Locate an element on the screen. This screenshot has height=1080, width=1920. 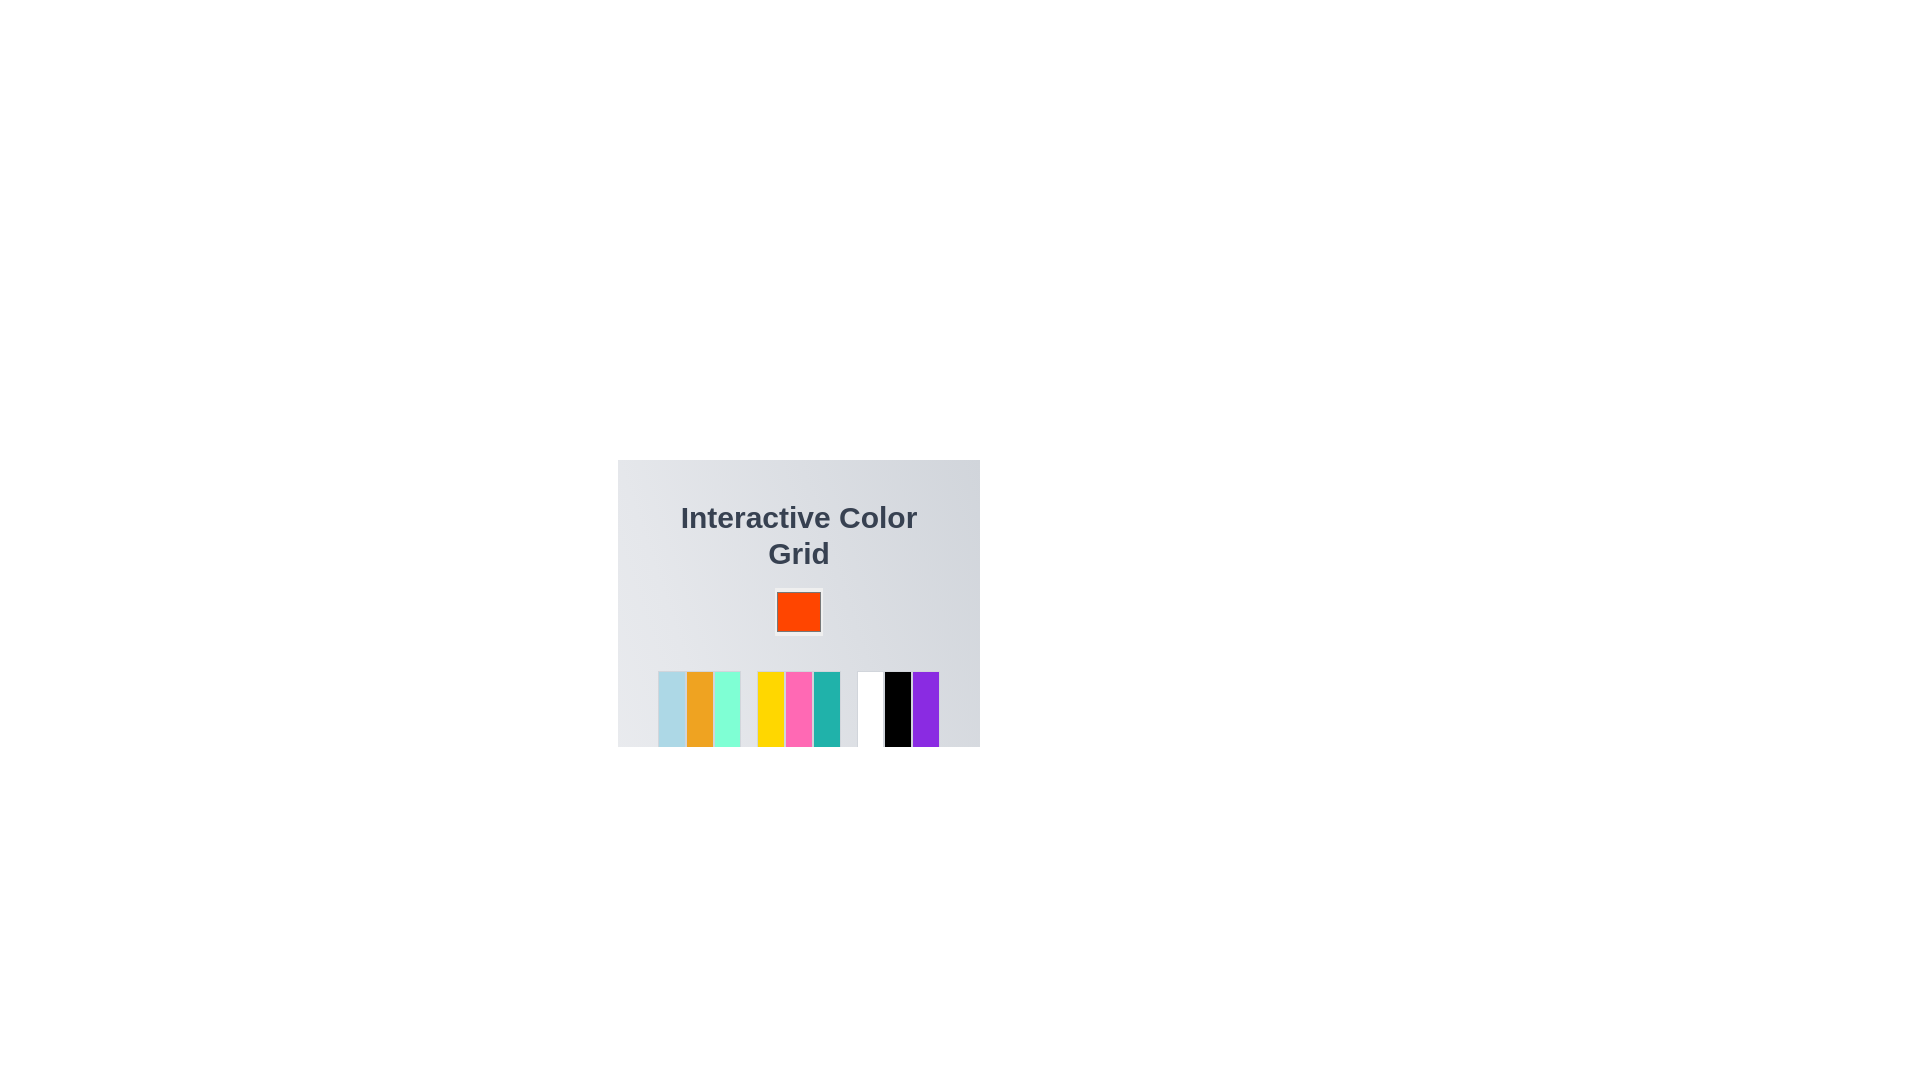
the Color selector located centrally below the title 'Interactive Color Grid' is located at coordinates (797, 611).